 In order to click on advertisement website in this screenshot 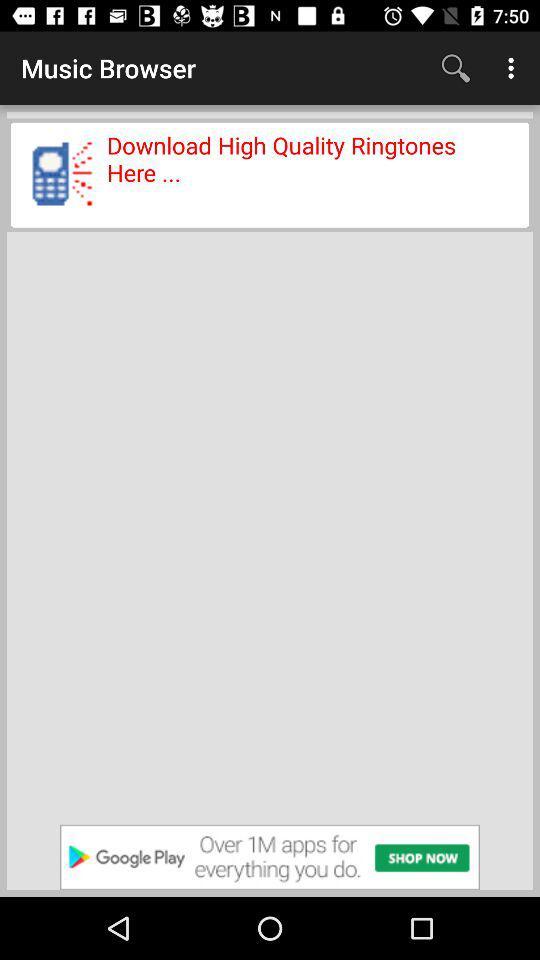, I will do `click(270, 856)`.